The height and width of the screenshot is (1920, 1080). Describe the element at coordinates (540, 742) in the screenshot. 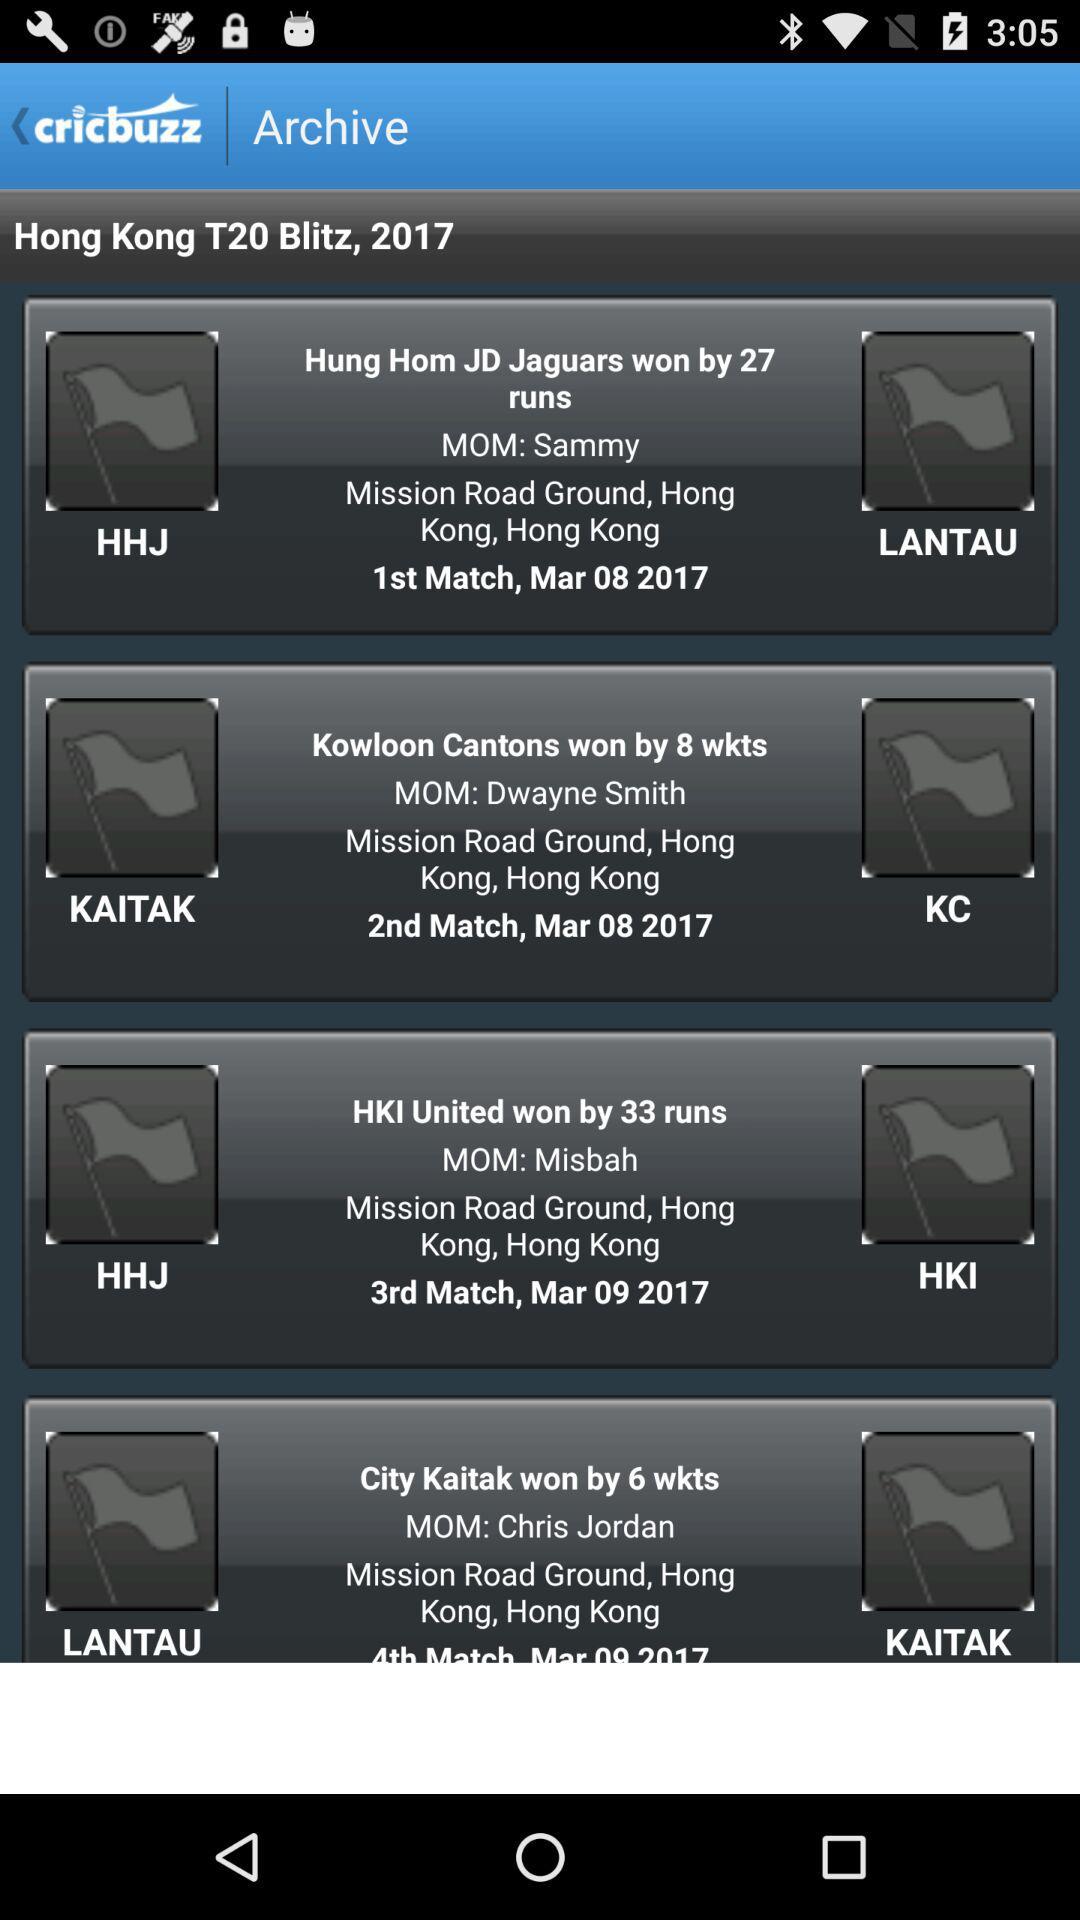

I see `kowloon cantons won` at that location.